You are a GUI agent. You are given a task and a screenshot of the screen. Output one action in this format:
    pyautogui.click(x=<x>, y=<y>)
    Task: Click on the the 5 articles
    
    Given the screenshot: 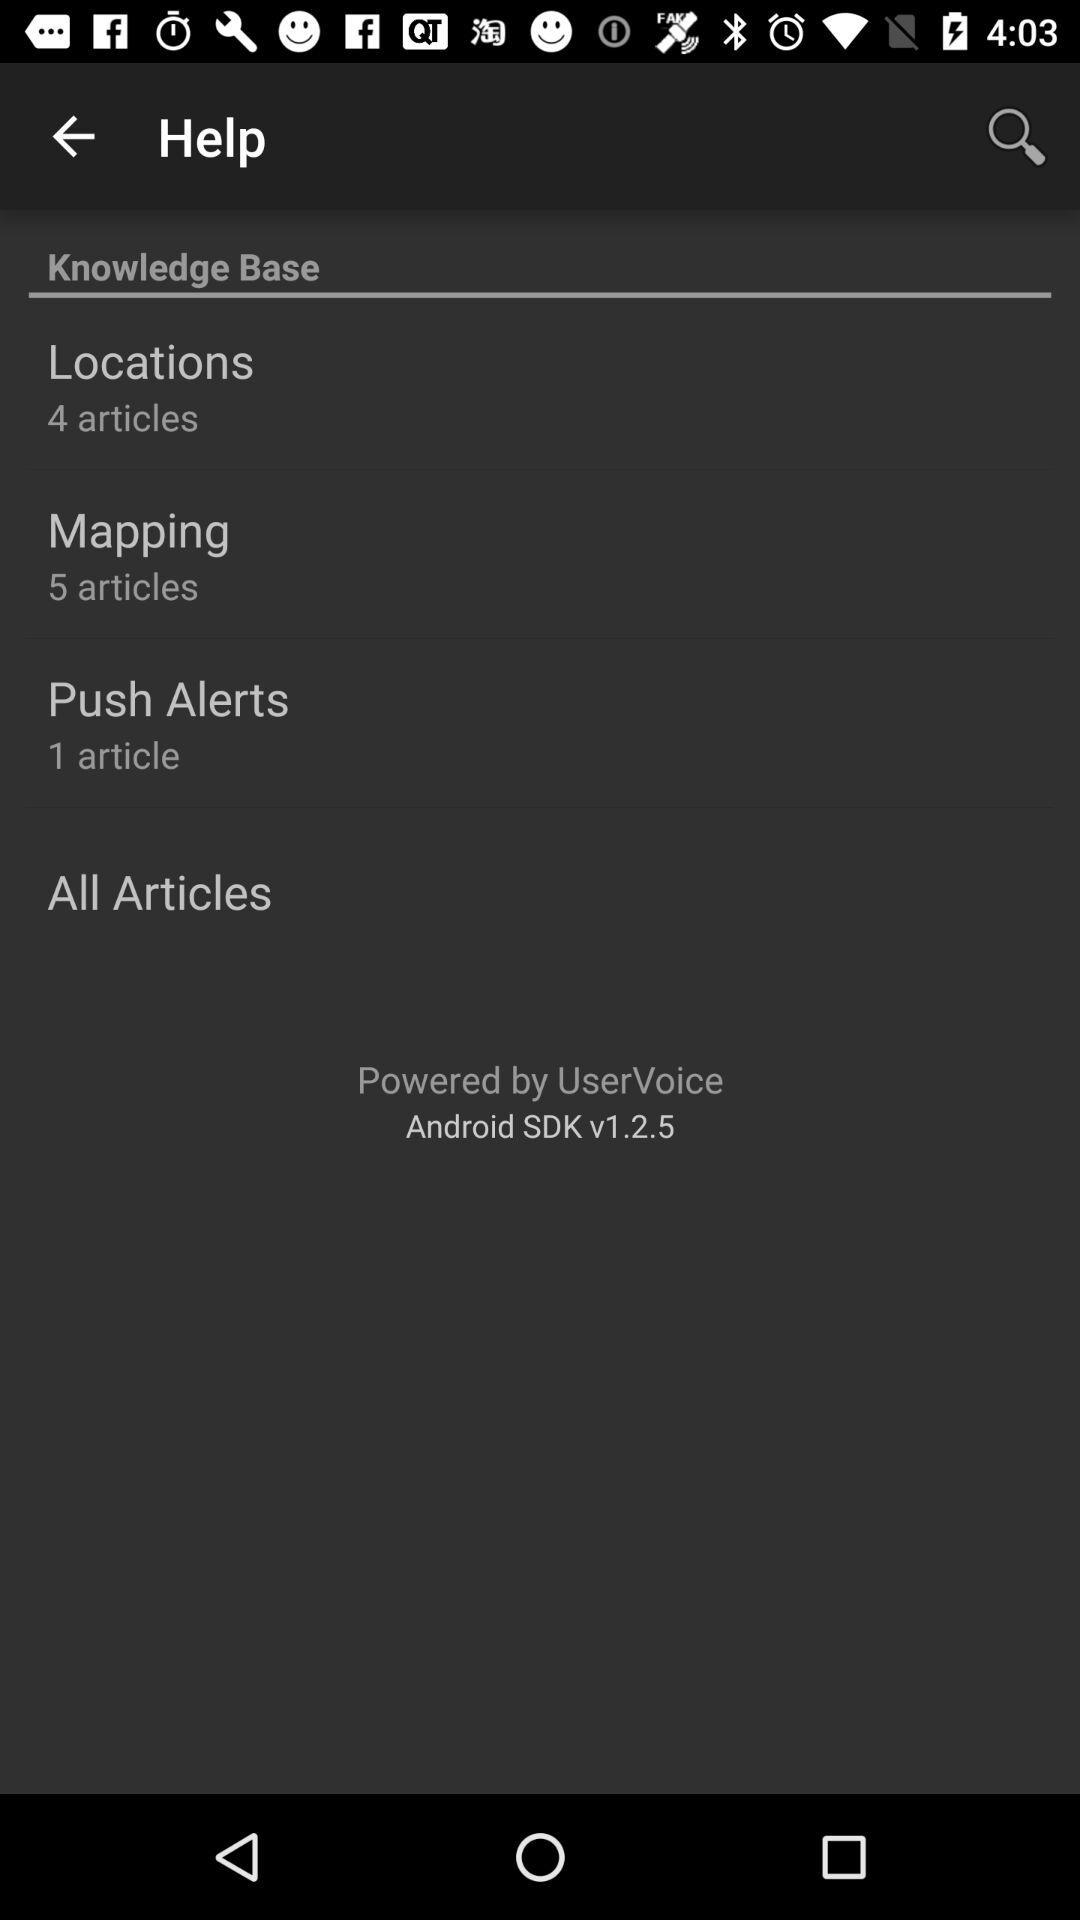 What is the action you would take?
    pyautogui.click(x=123, y=584)
    